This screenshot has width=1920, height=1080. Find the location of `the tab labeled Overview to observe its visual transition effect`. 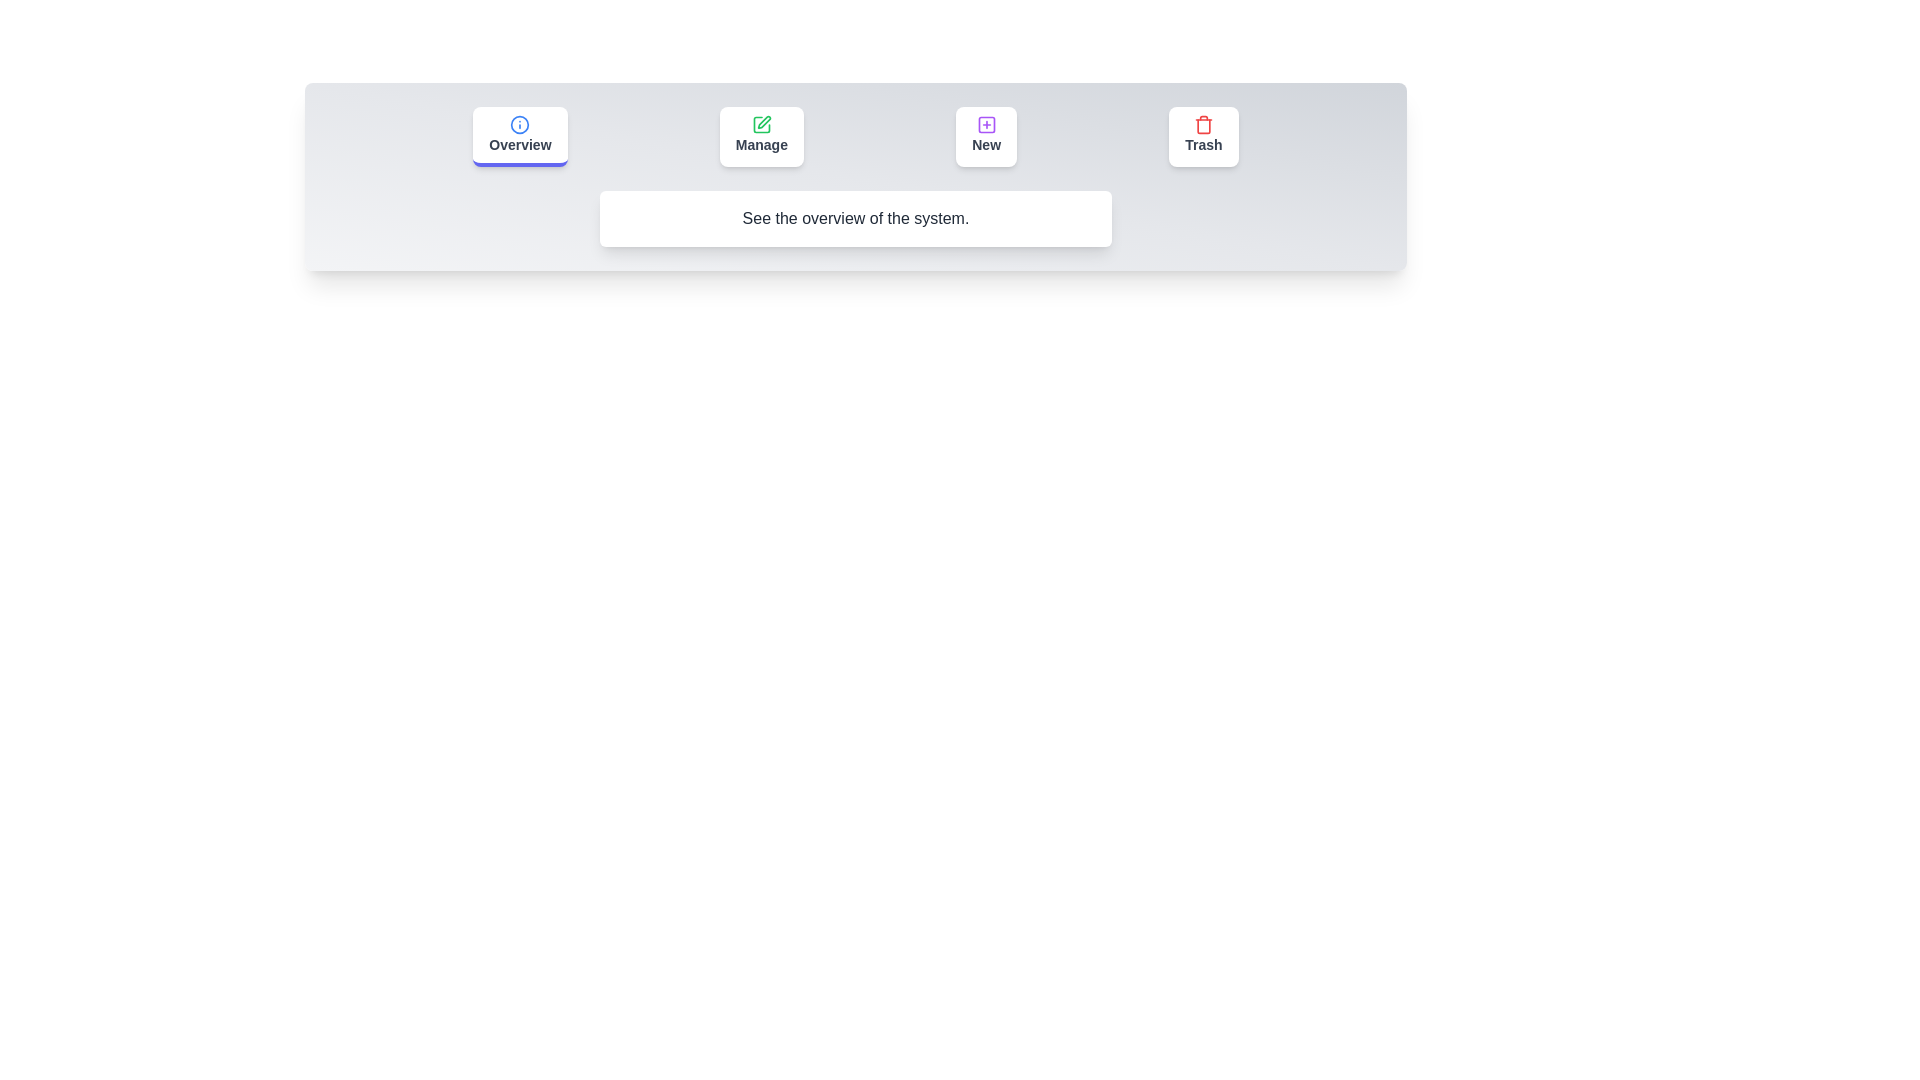

the tab labeled Overview to observe its visual transition effect is located at coordinates (520, 136).